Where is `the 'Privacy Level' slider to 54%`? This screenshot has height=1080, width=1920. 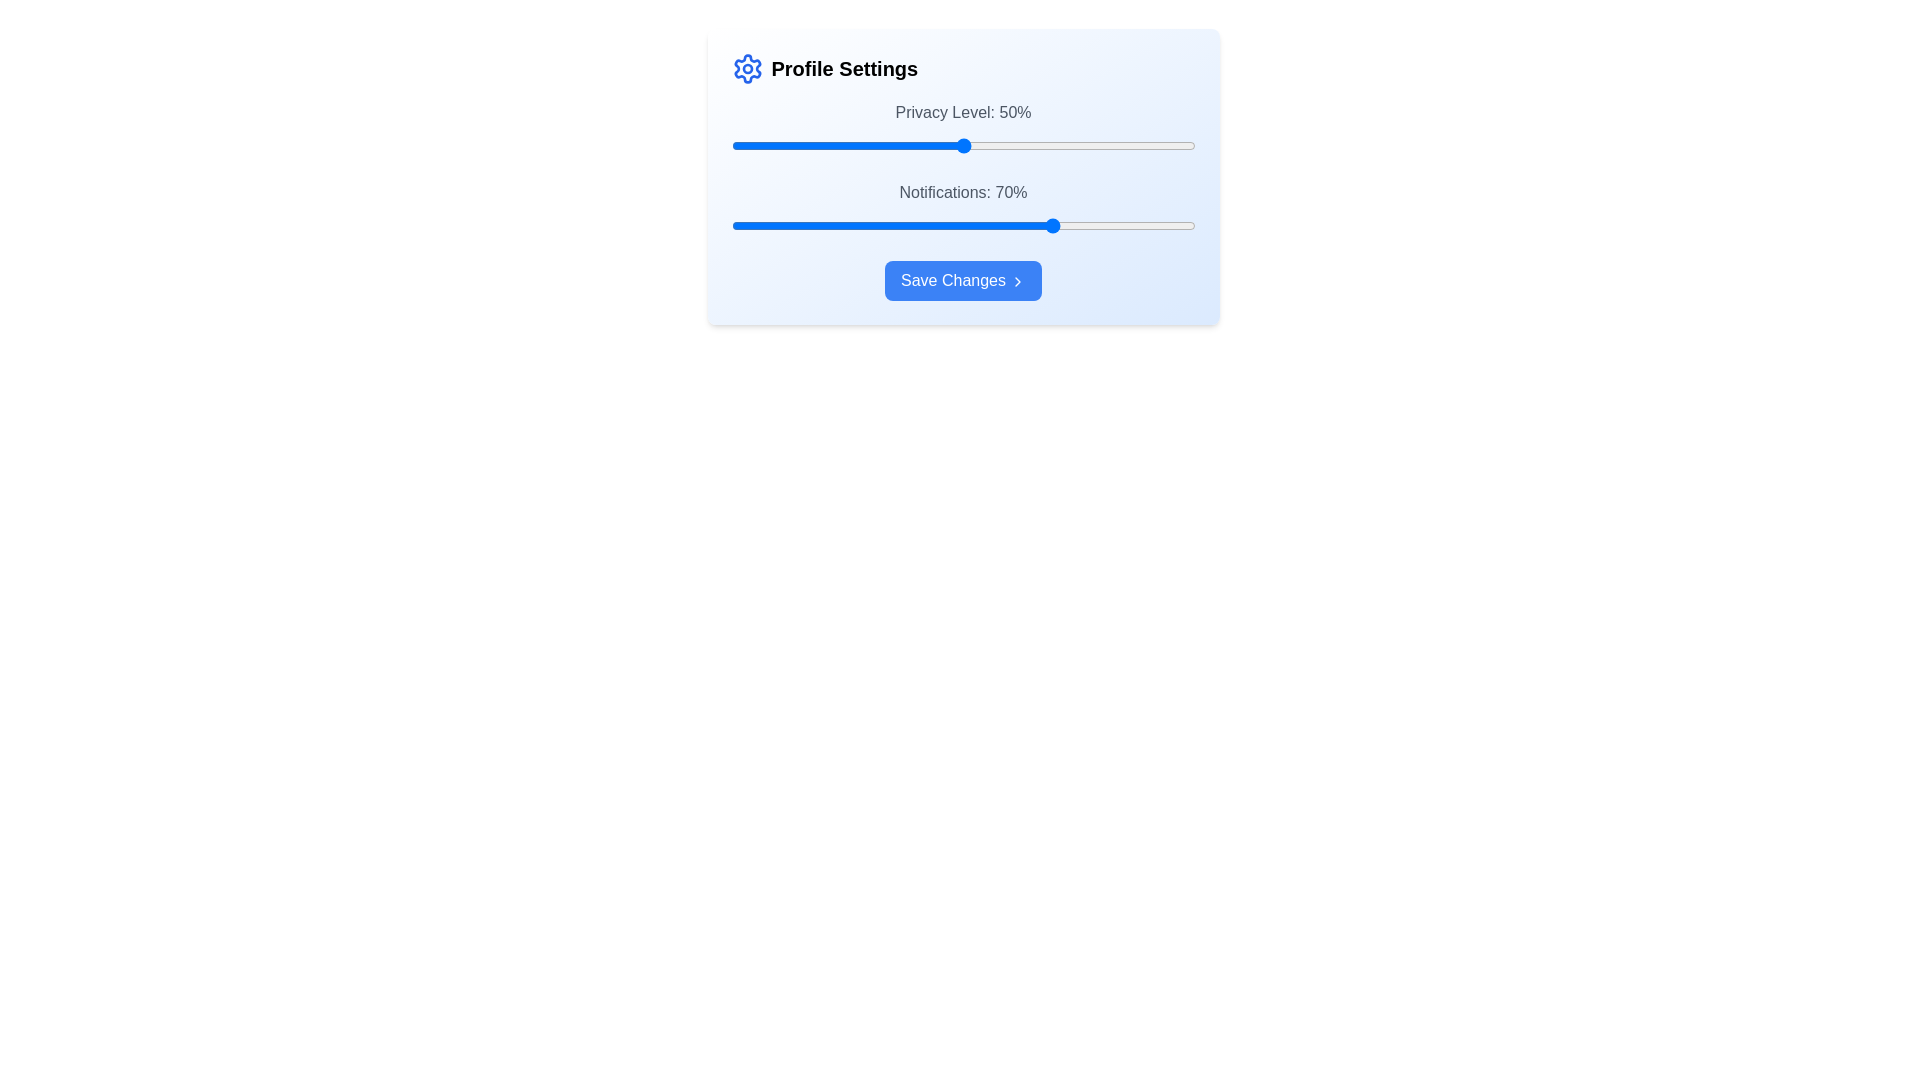
the 'Privacy Level' slider to 54% is located at coordinates (982, 145).